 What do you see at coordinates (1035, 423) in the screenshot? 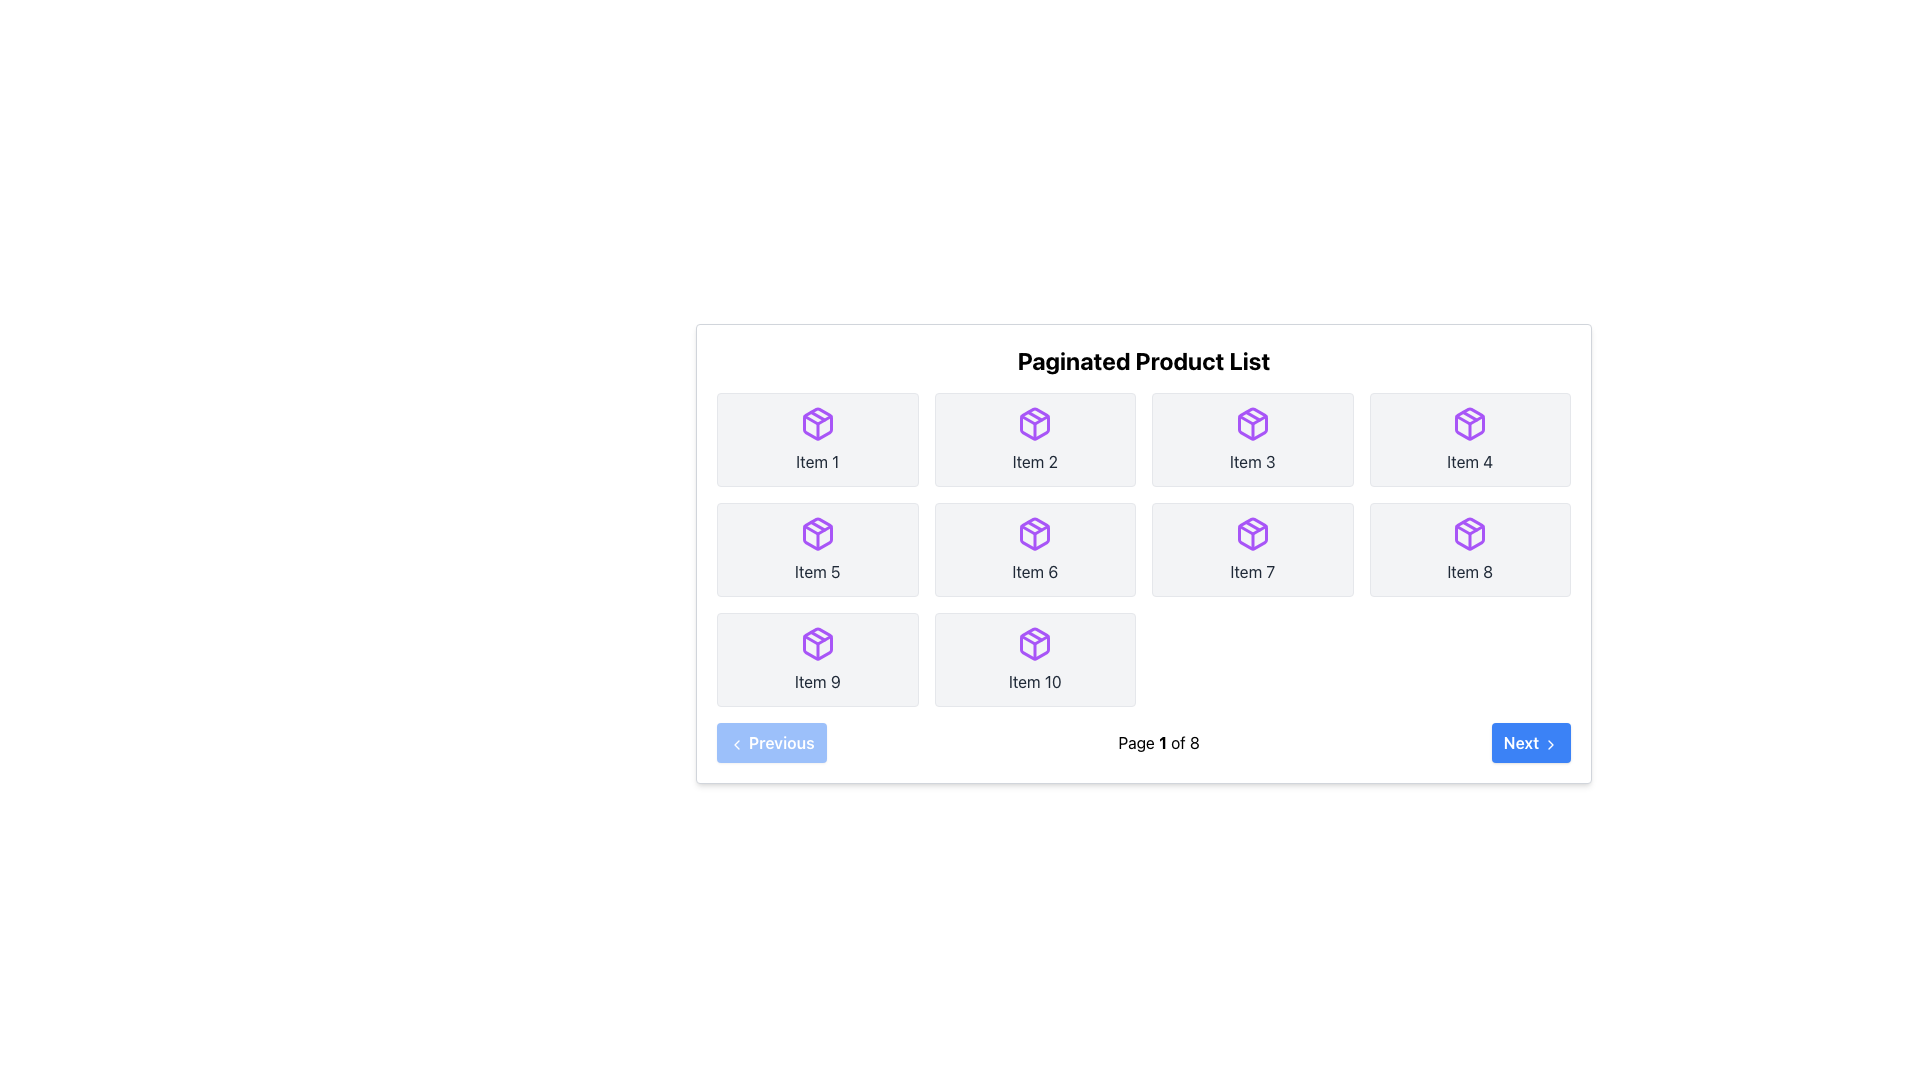
I see `the 'Item 2' icon in the second column of the first row of the product grid for further interaction` at bounding box center [1035, 423].